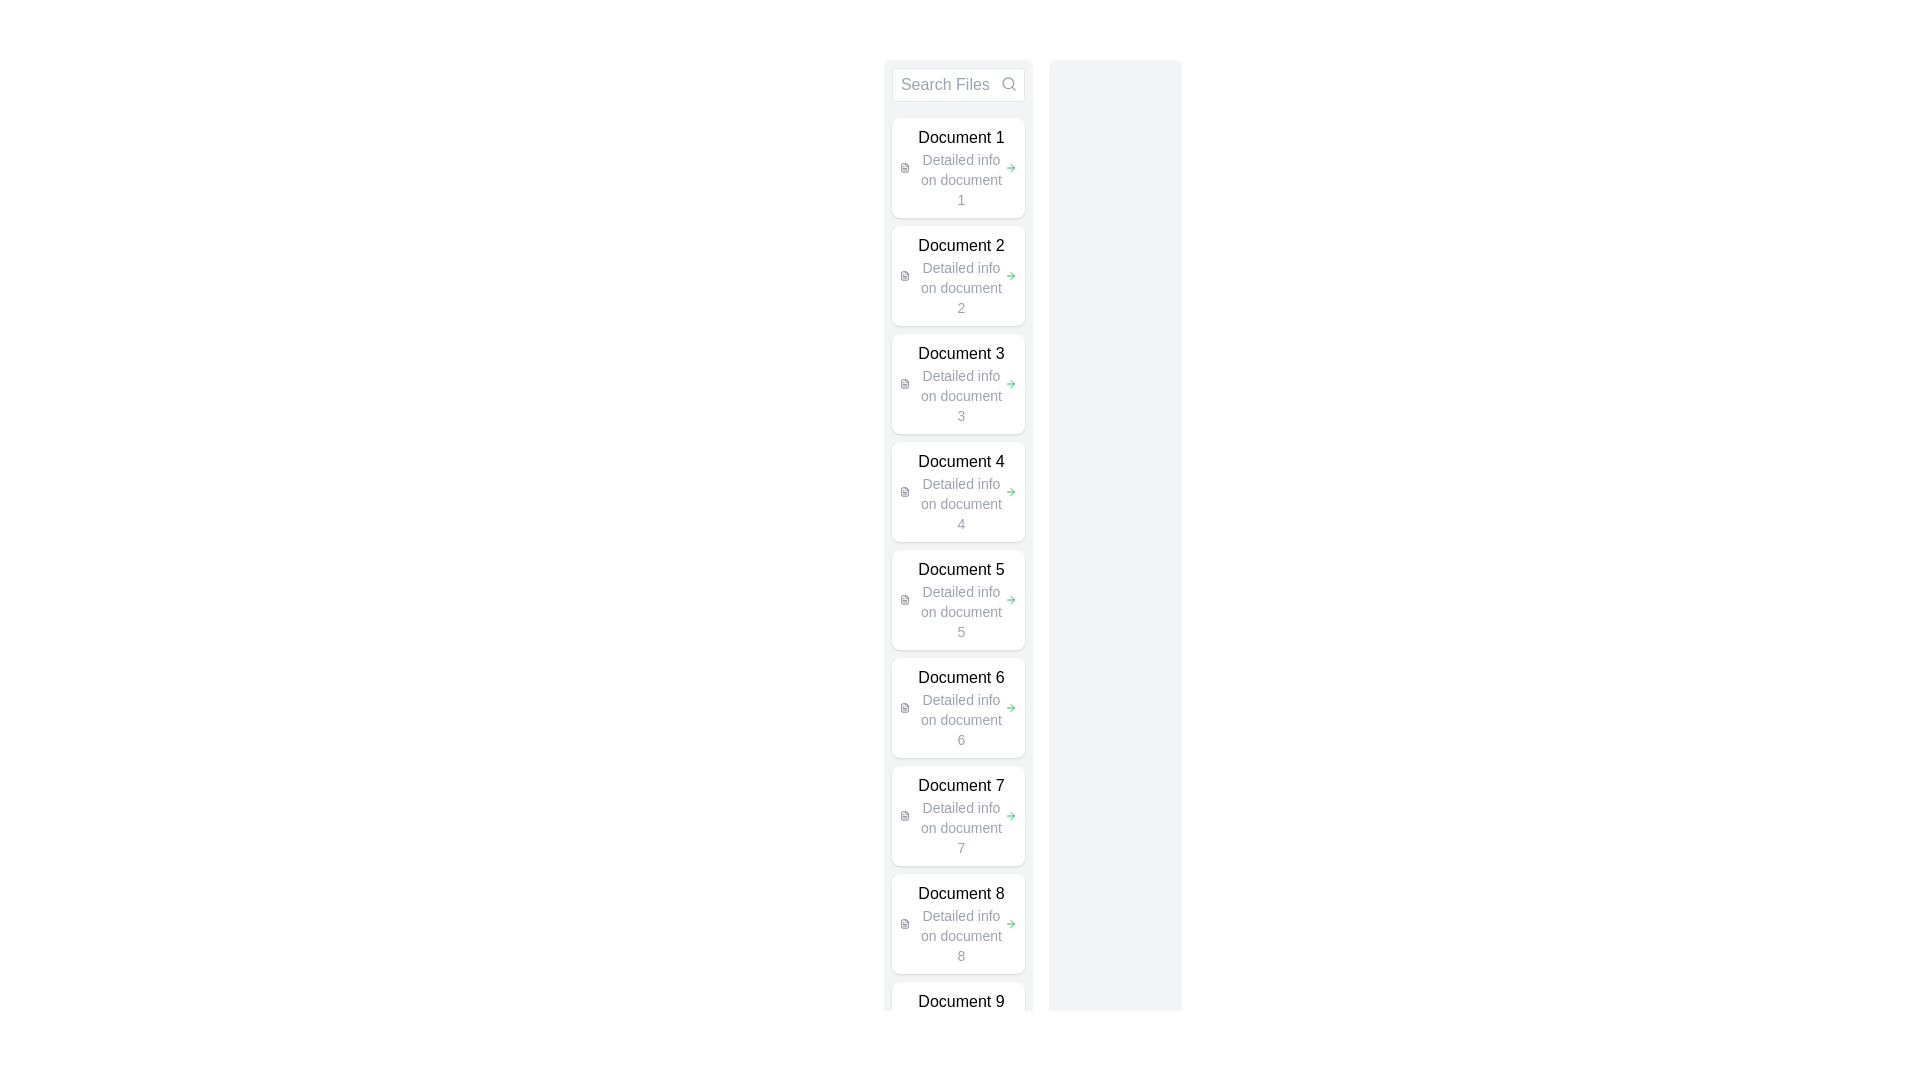  Describe the element at coordinates (1011, 816) in the screenshot. I see `the decorative icon or informative indicator located at the far right edge of the informational card for 'Document 7'` at that location.